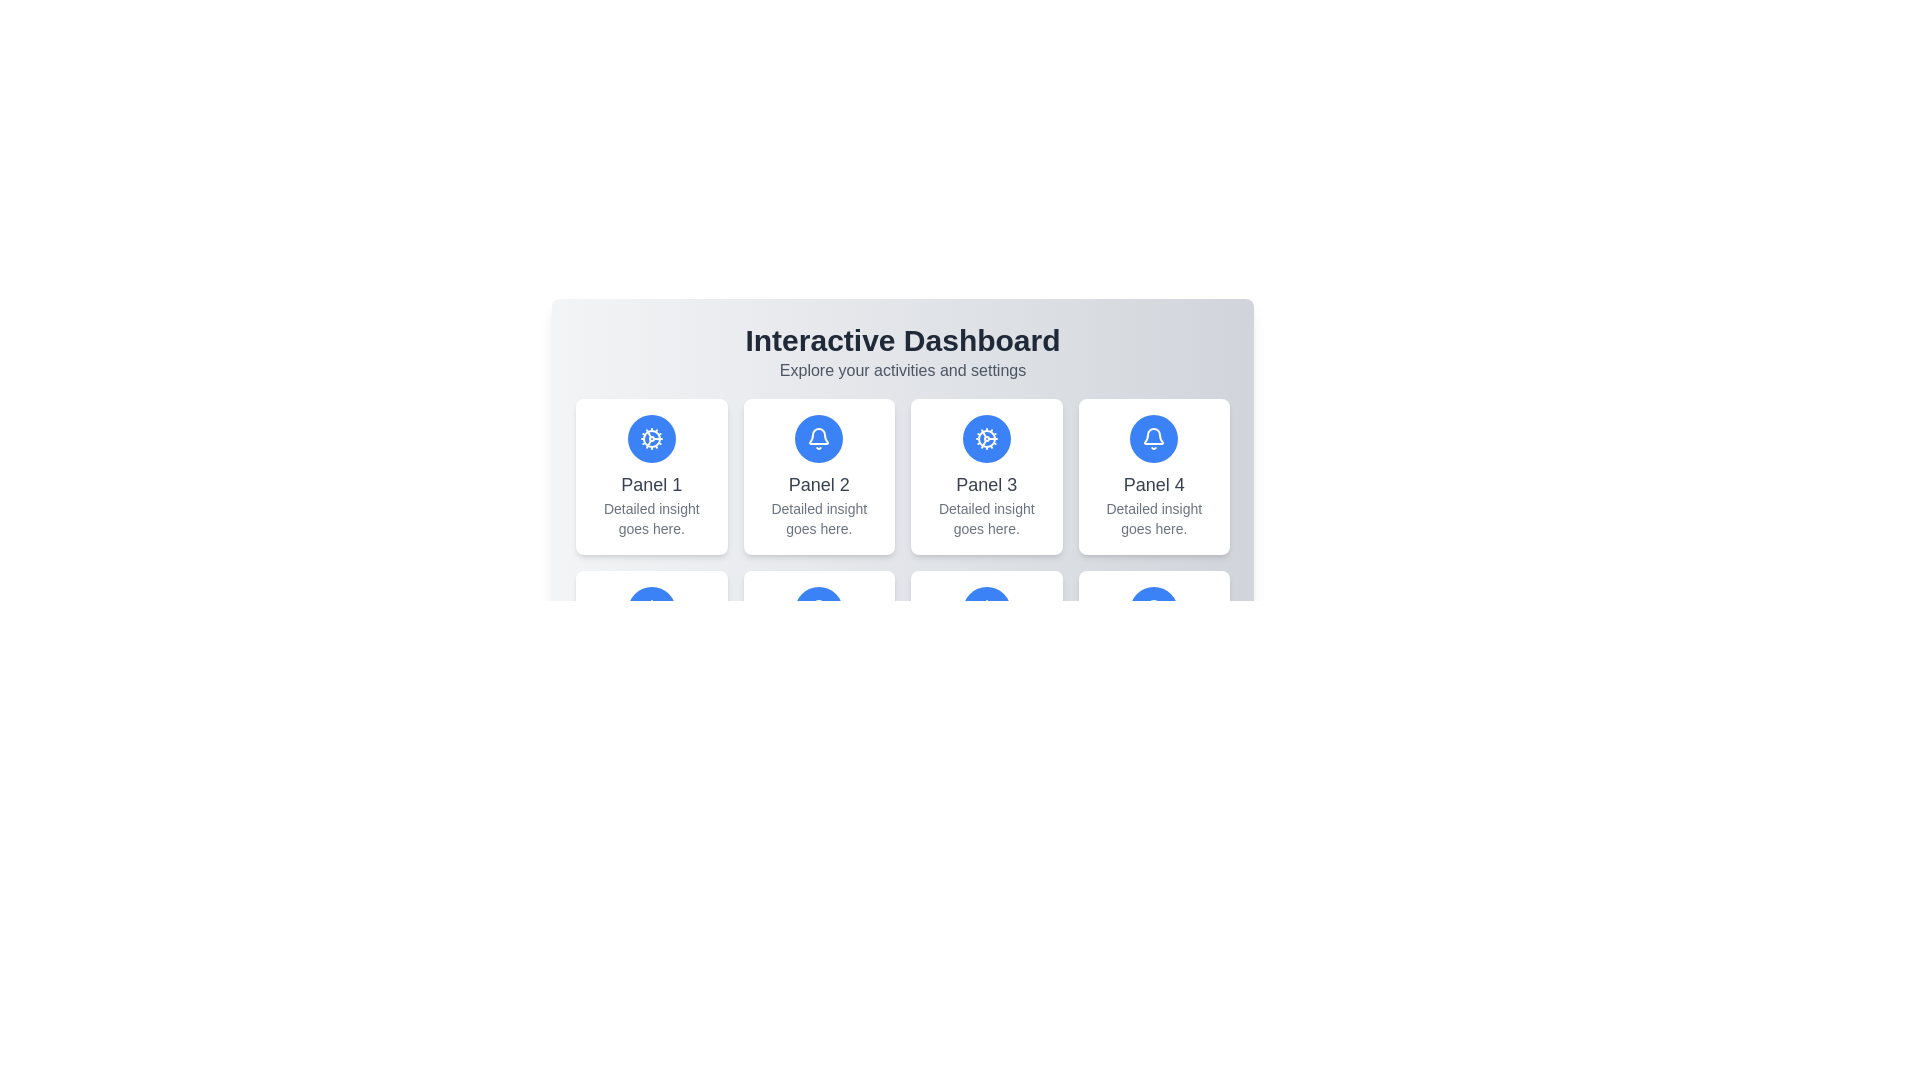 The image size is (1920, 1080). Describe the element at coordinates (651, 438) in the screenshot. I see `the Icon Button located at the top-center of 'Panel 1', which serves as a visual anchor for accessing settings or configurations` at that location.